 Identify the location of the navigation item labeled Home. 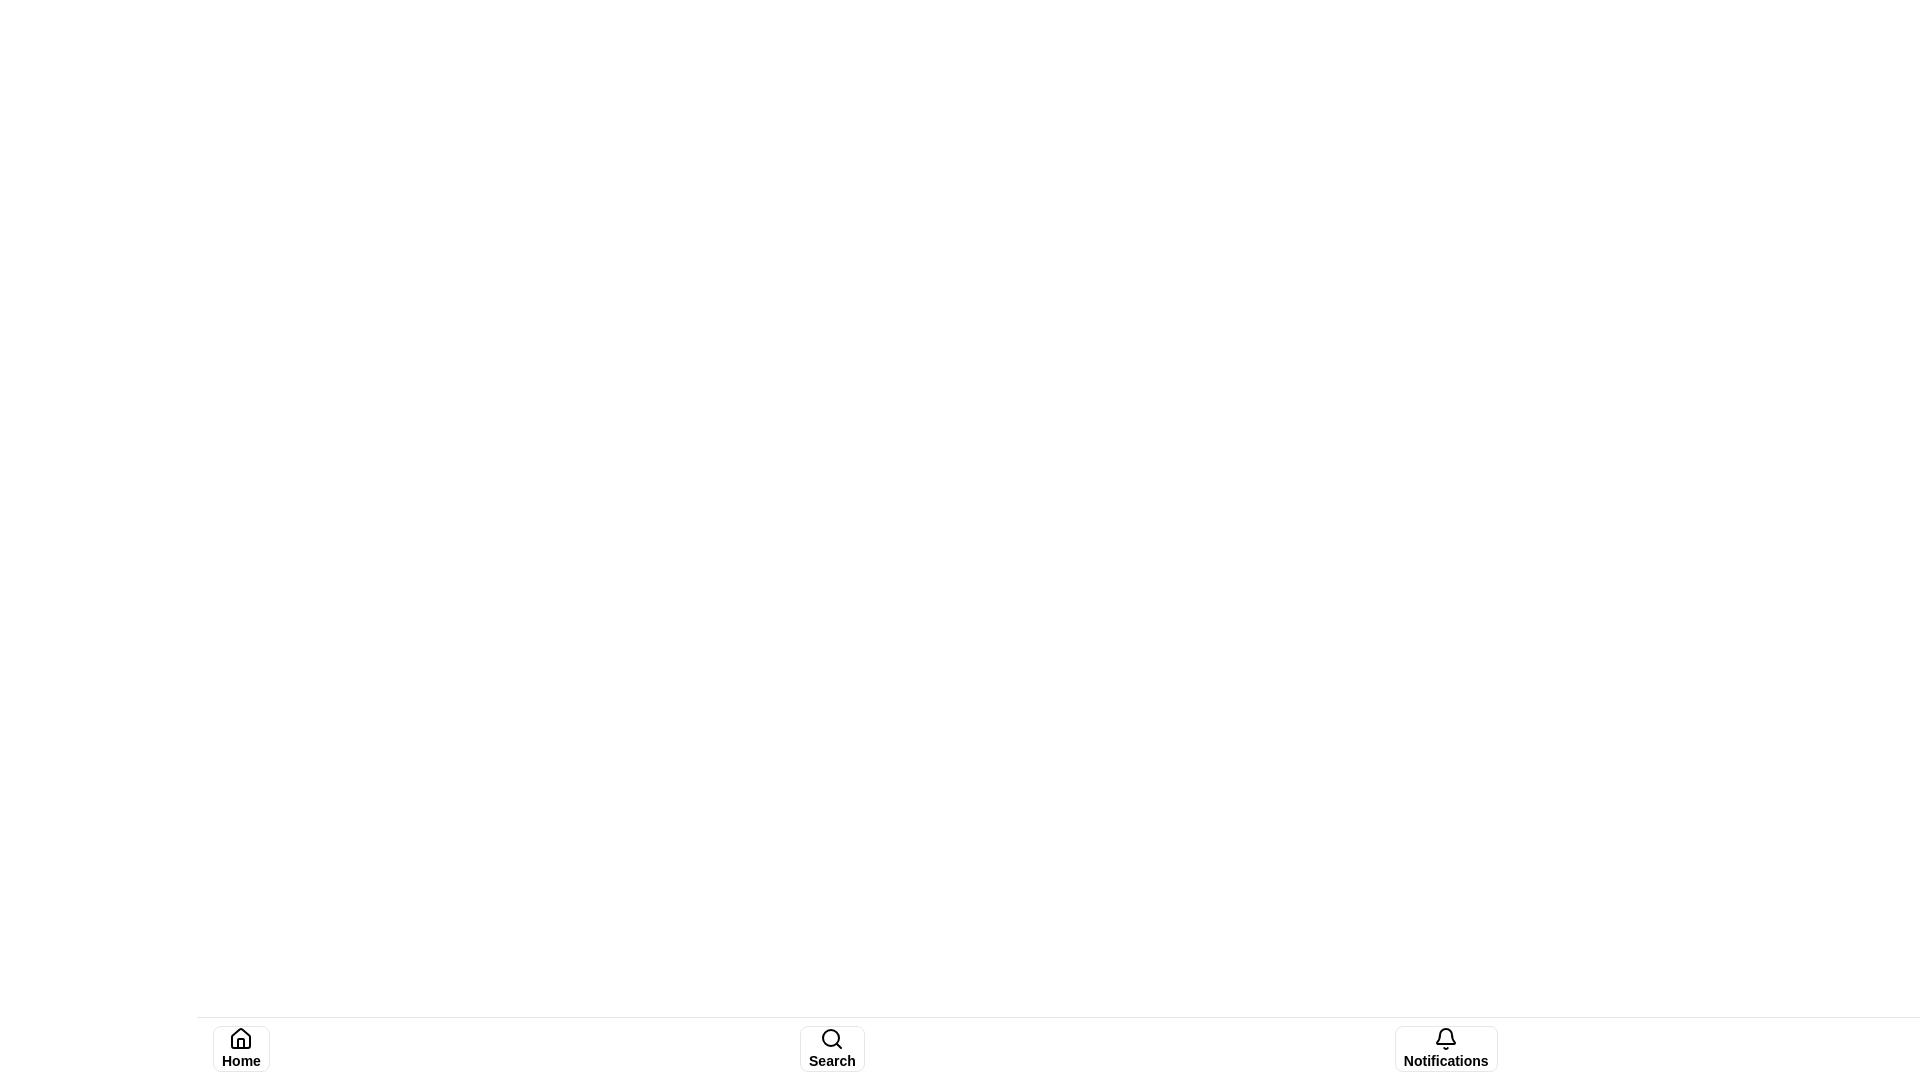
(240, 1048).